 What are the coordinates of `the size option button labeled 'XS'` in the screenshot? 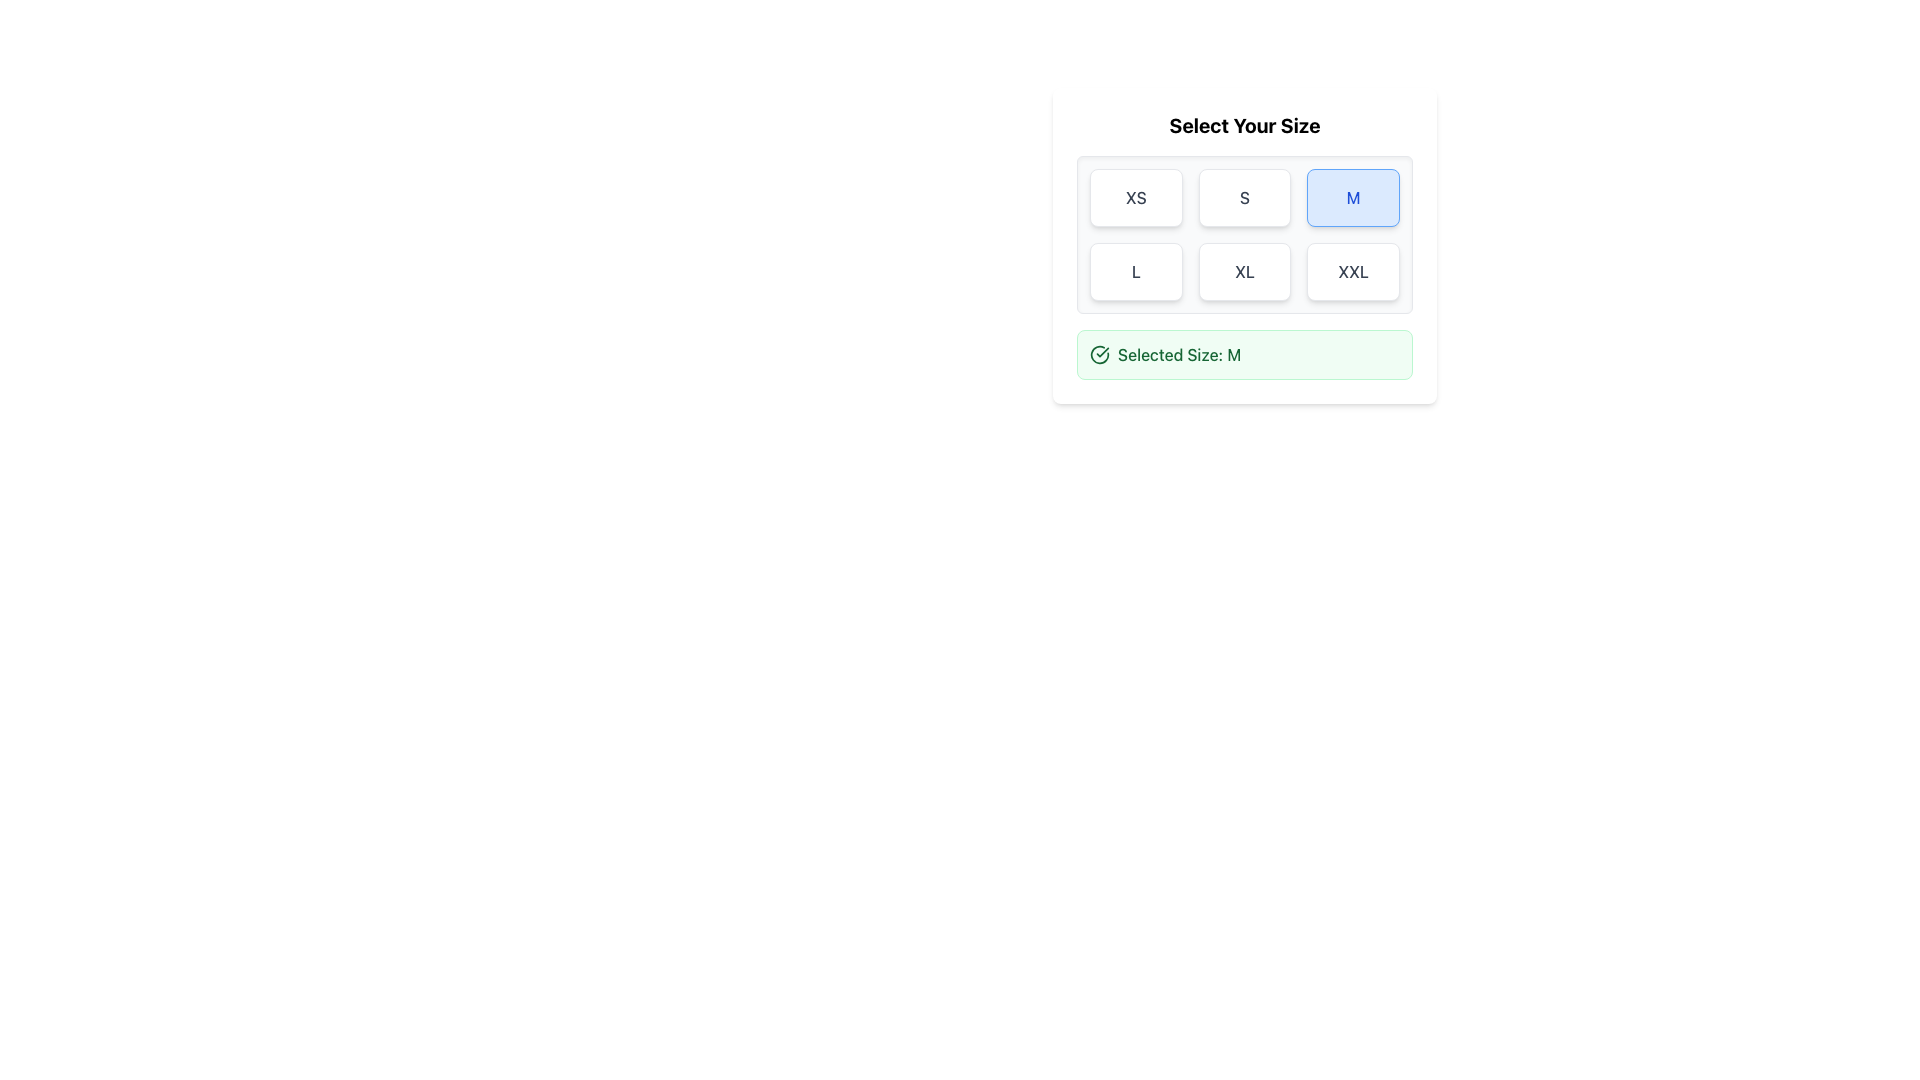 It's located at (1136, 197).